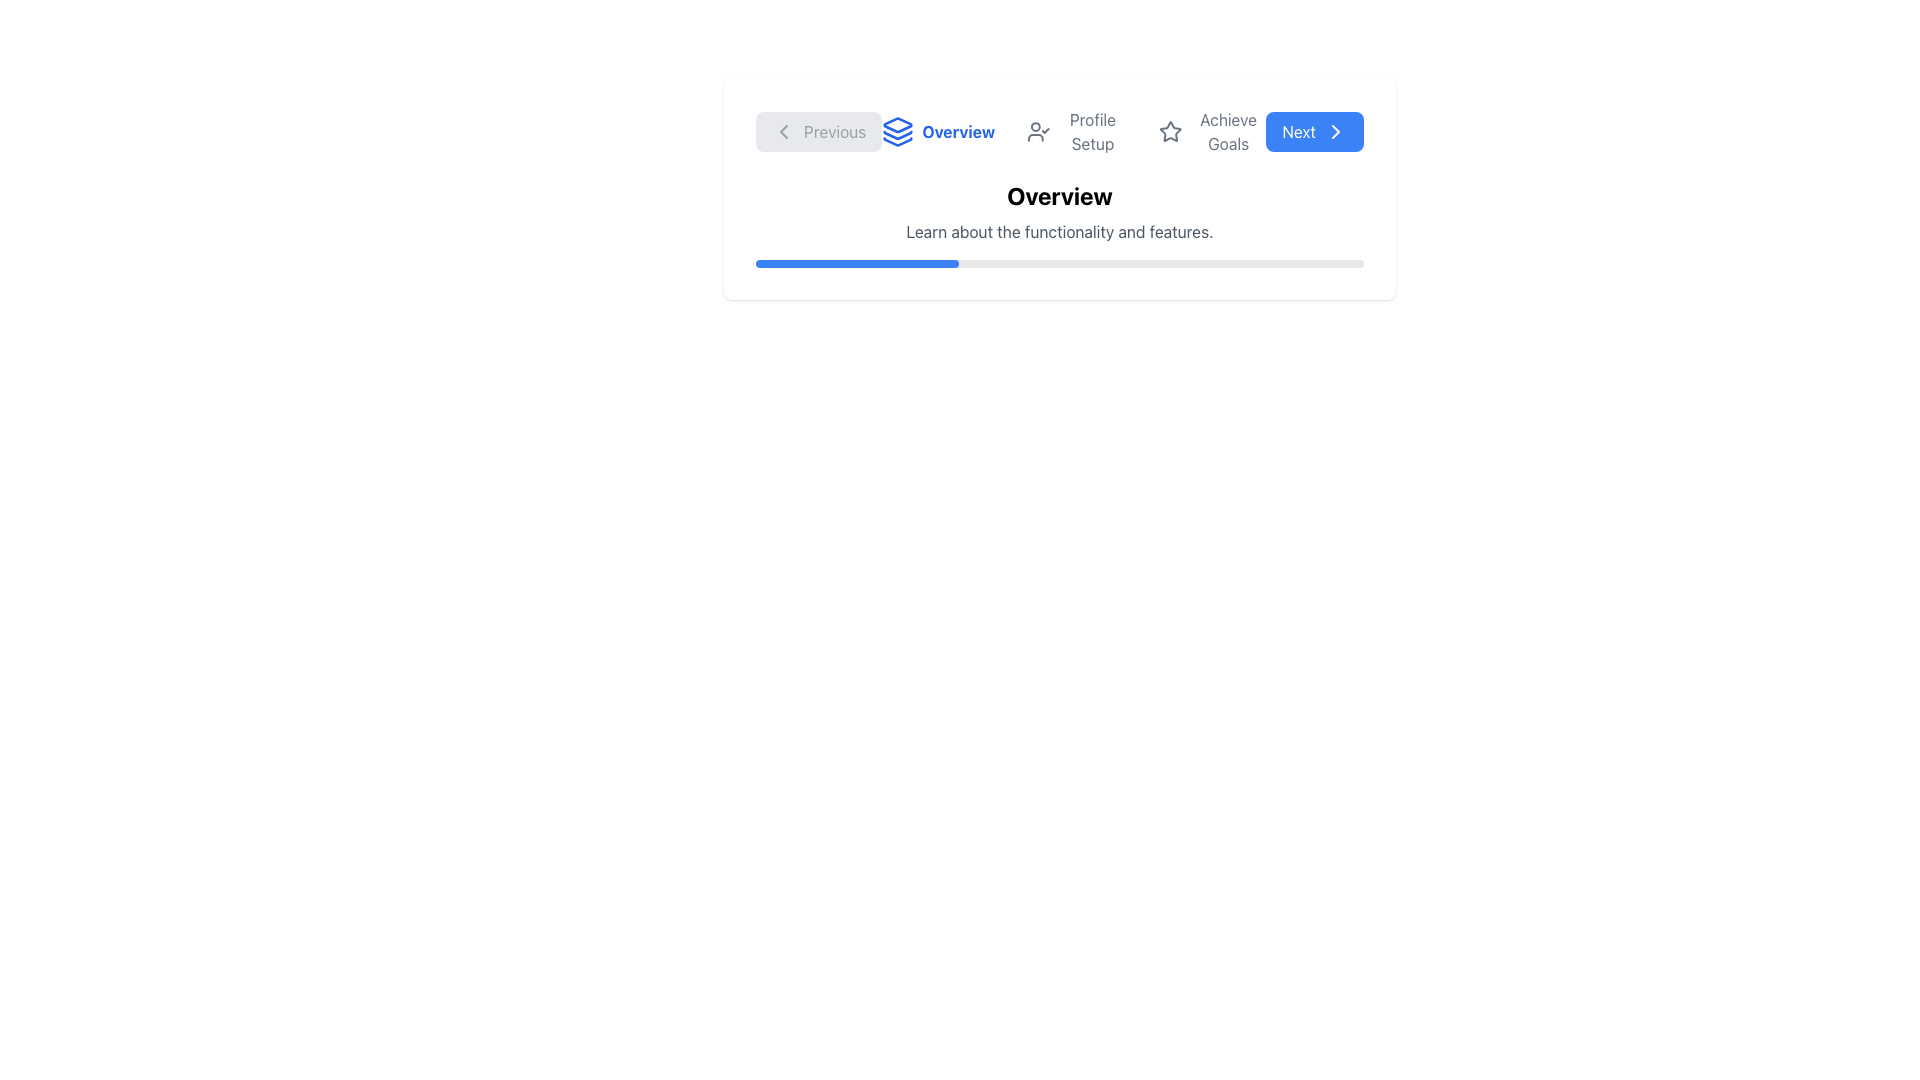 The image size is (1920, 1080). I want to click on the blue 'Next' button with white text and a rightward arrow symbol to move to the next step, so click(1315, 131).